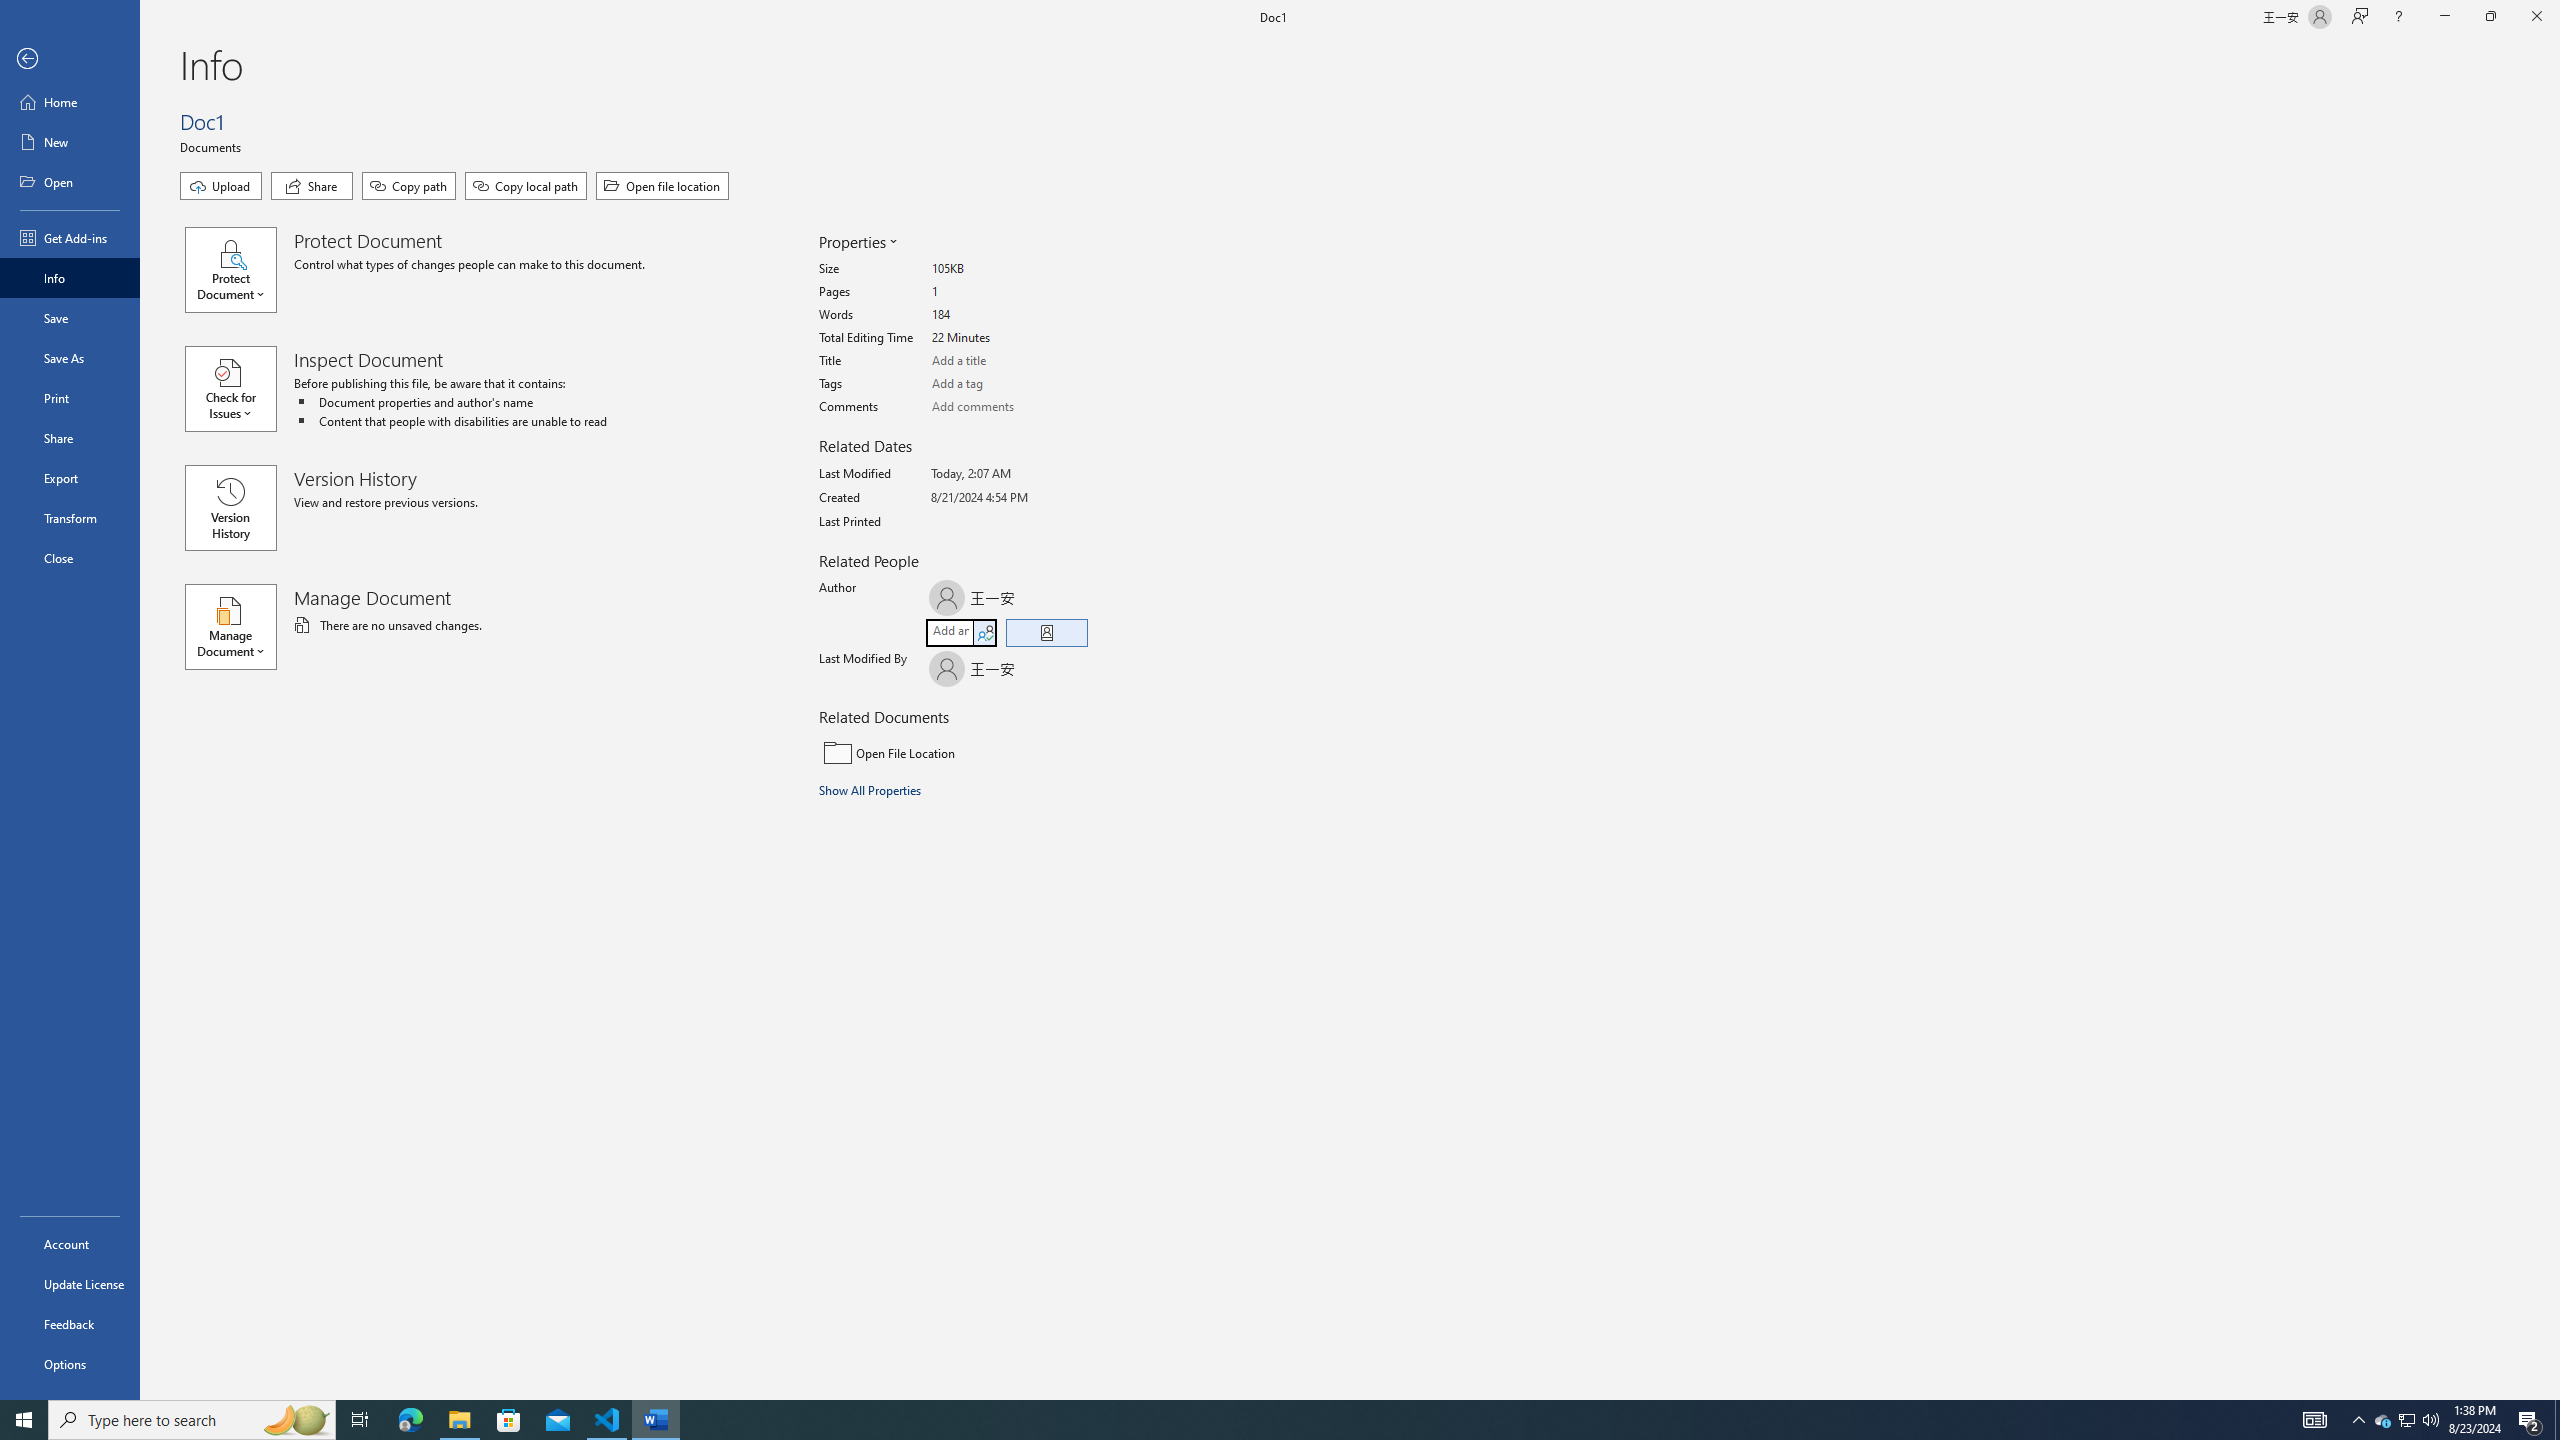 The image size is (2560, 1440). I want to click on 'Account', so click(69, 1244).